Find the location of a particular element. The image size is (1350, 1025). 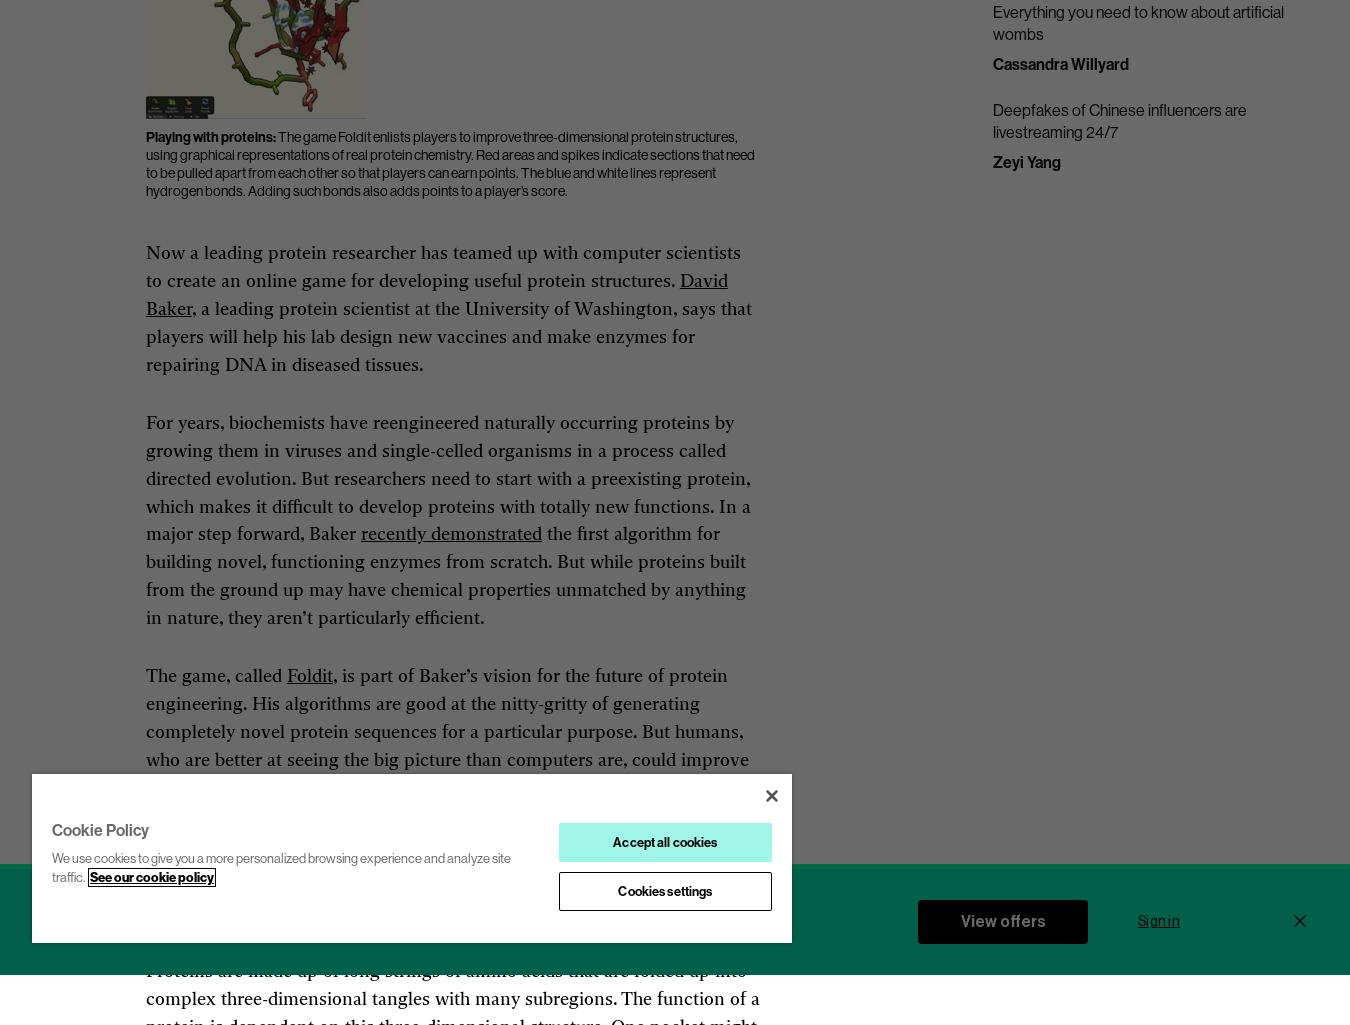

', is part of Baker’s vision for the future of protein engineering. His algorithms are good at the nitty-gritty of generating completely novel protein sequences for a particular purpose. But humans, who are better at seeing the big picture than computers are, could improve computer-designed proteins by playing the game.' is located at coordinates (446, 731).